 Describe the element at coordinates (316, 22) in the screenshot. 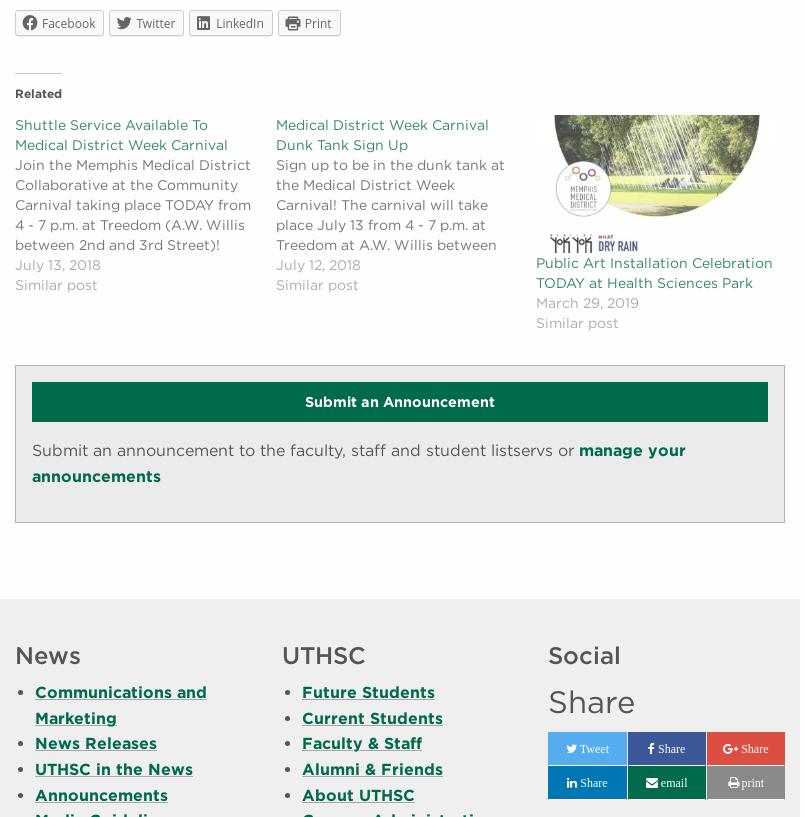

I see `'Print'` at that location.